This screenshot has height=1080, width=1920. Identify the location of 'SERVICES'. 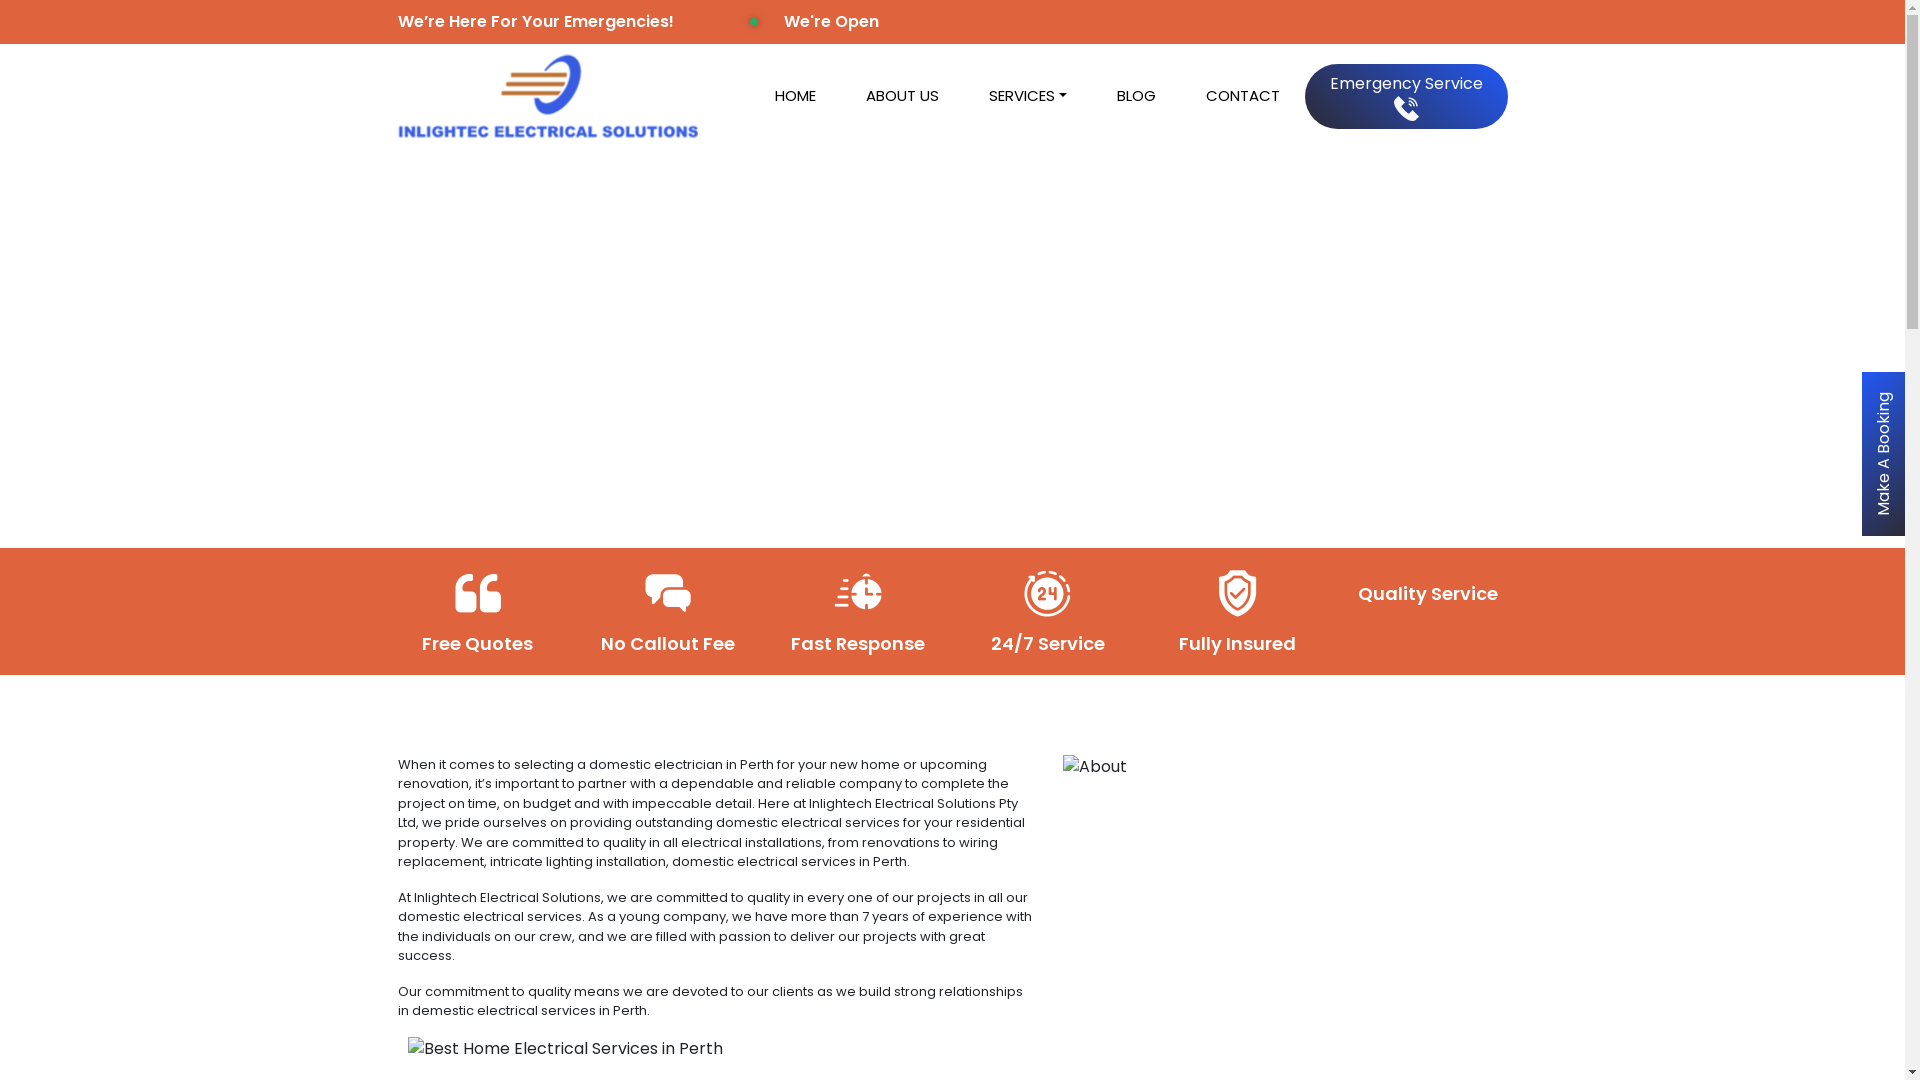
(1027, 96).